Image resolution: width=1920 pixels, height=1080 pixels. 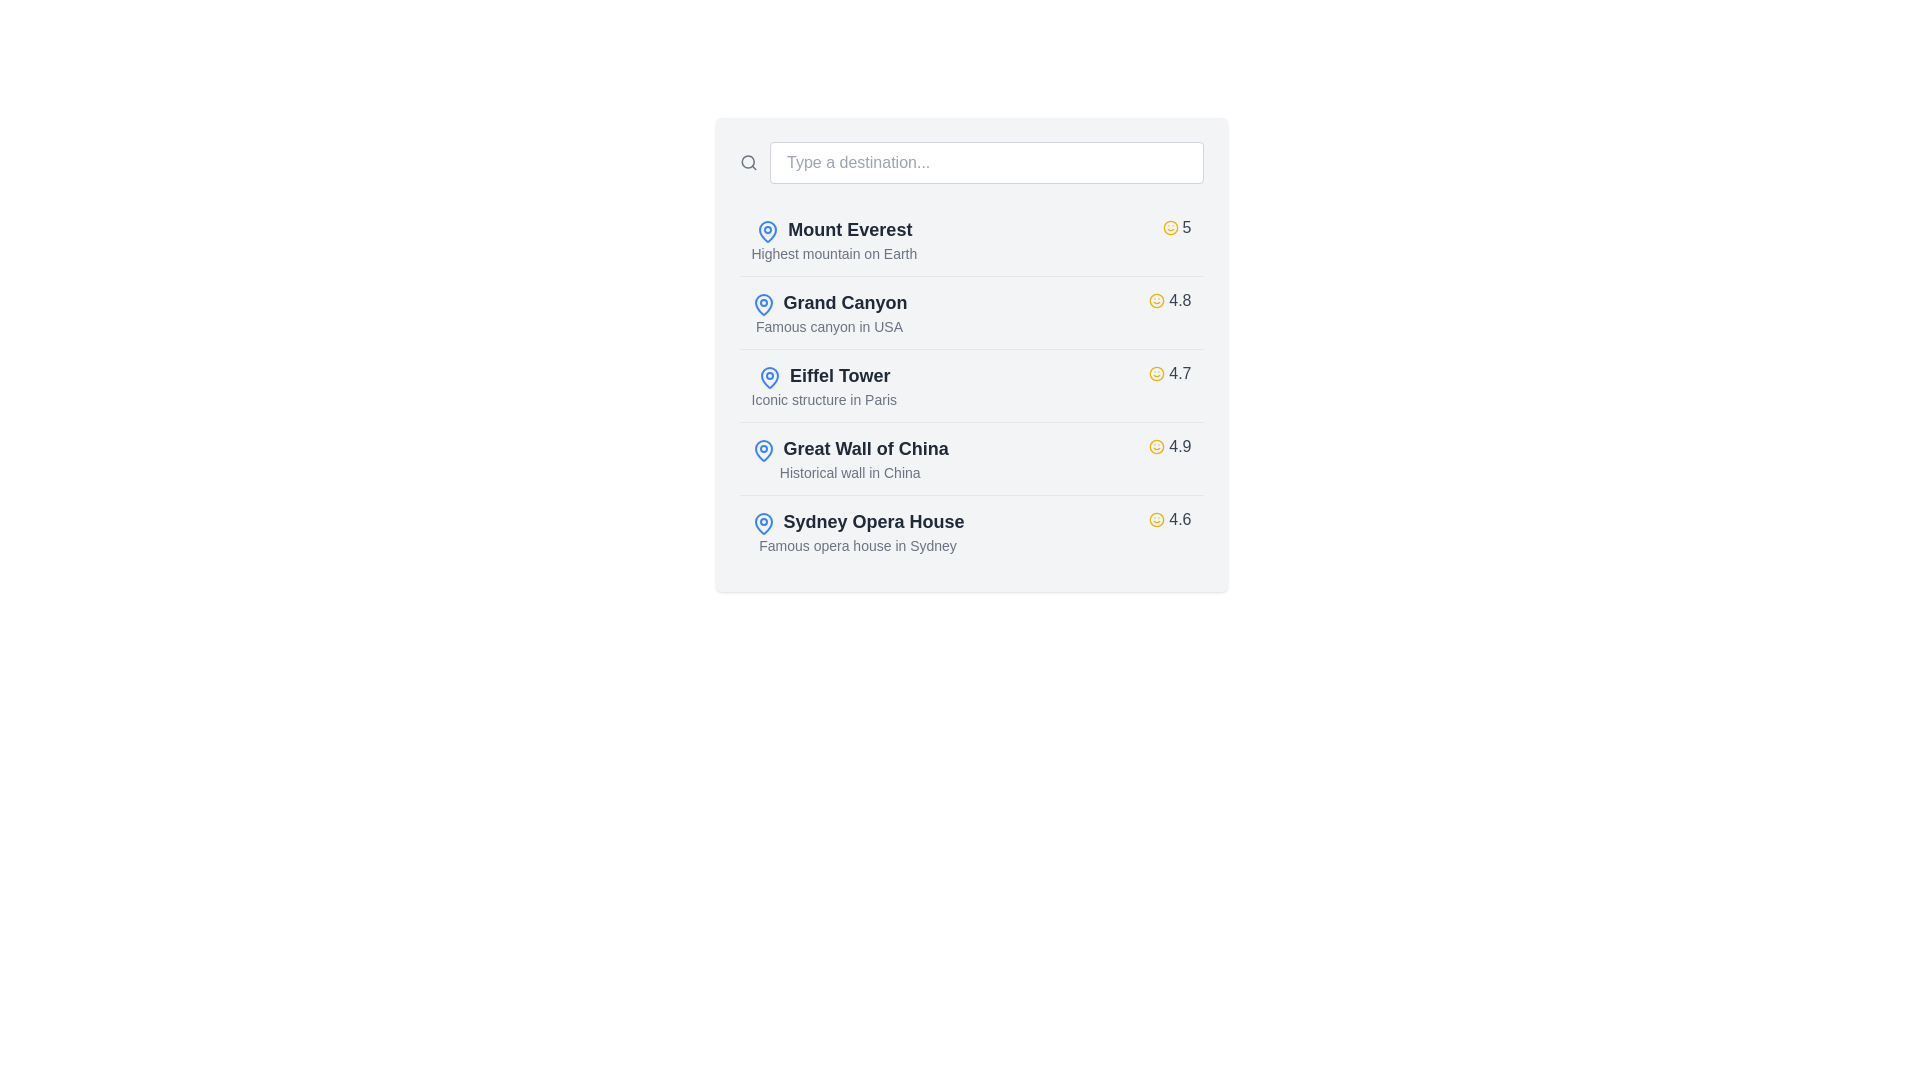 What do you see at coordinates (767, 230) in the screenshot?
I see `the blue map pin icon, which is the first icon in the list of destinations, located to the left of the text 'Mount Everest'` at bounding box center [767, 230].